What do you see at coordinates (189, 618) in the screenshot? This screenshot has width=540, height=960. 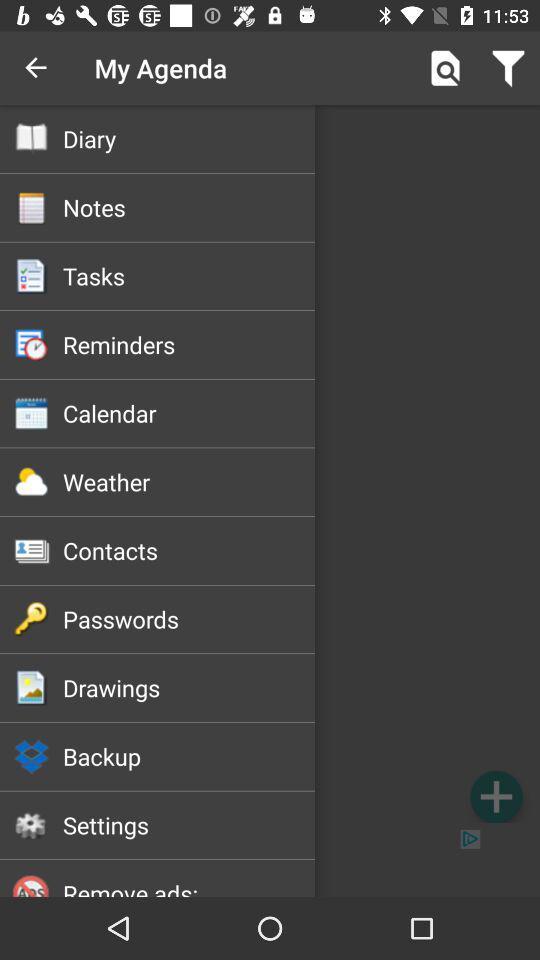 I see `the passwords item` at bounding box center [189, 618].